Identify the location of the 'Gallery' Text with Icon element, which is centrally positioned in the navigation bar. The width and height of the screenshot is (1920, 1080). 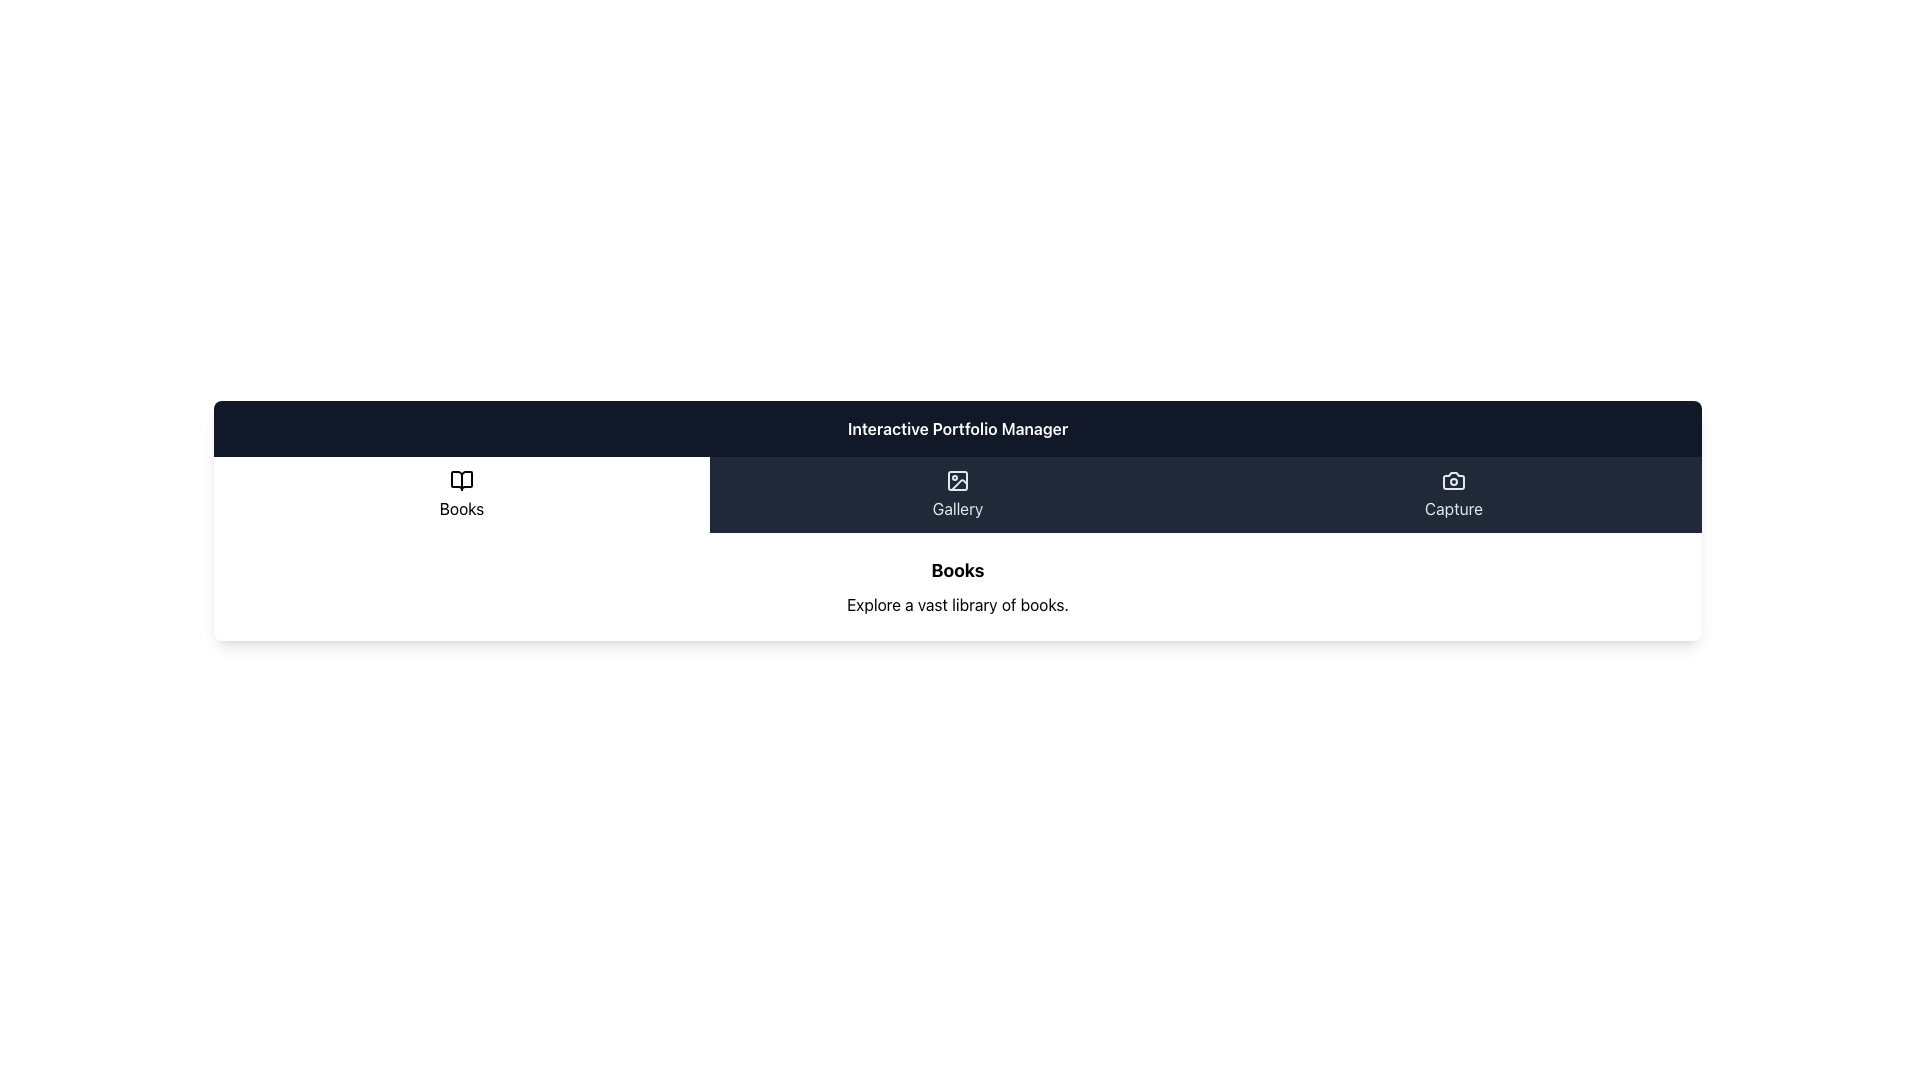
(957, 494).